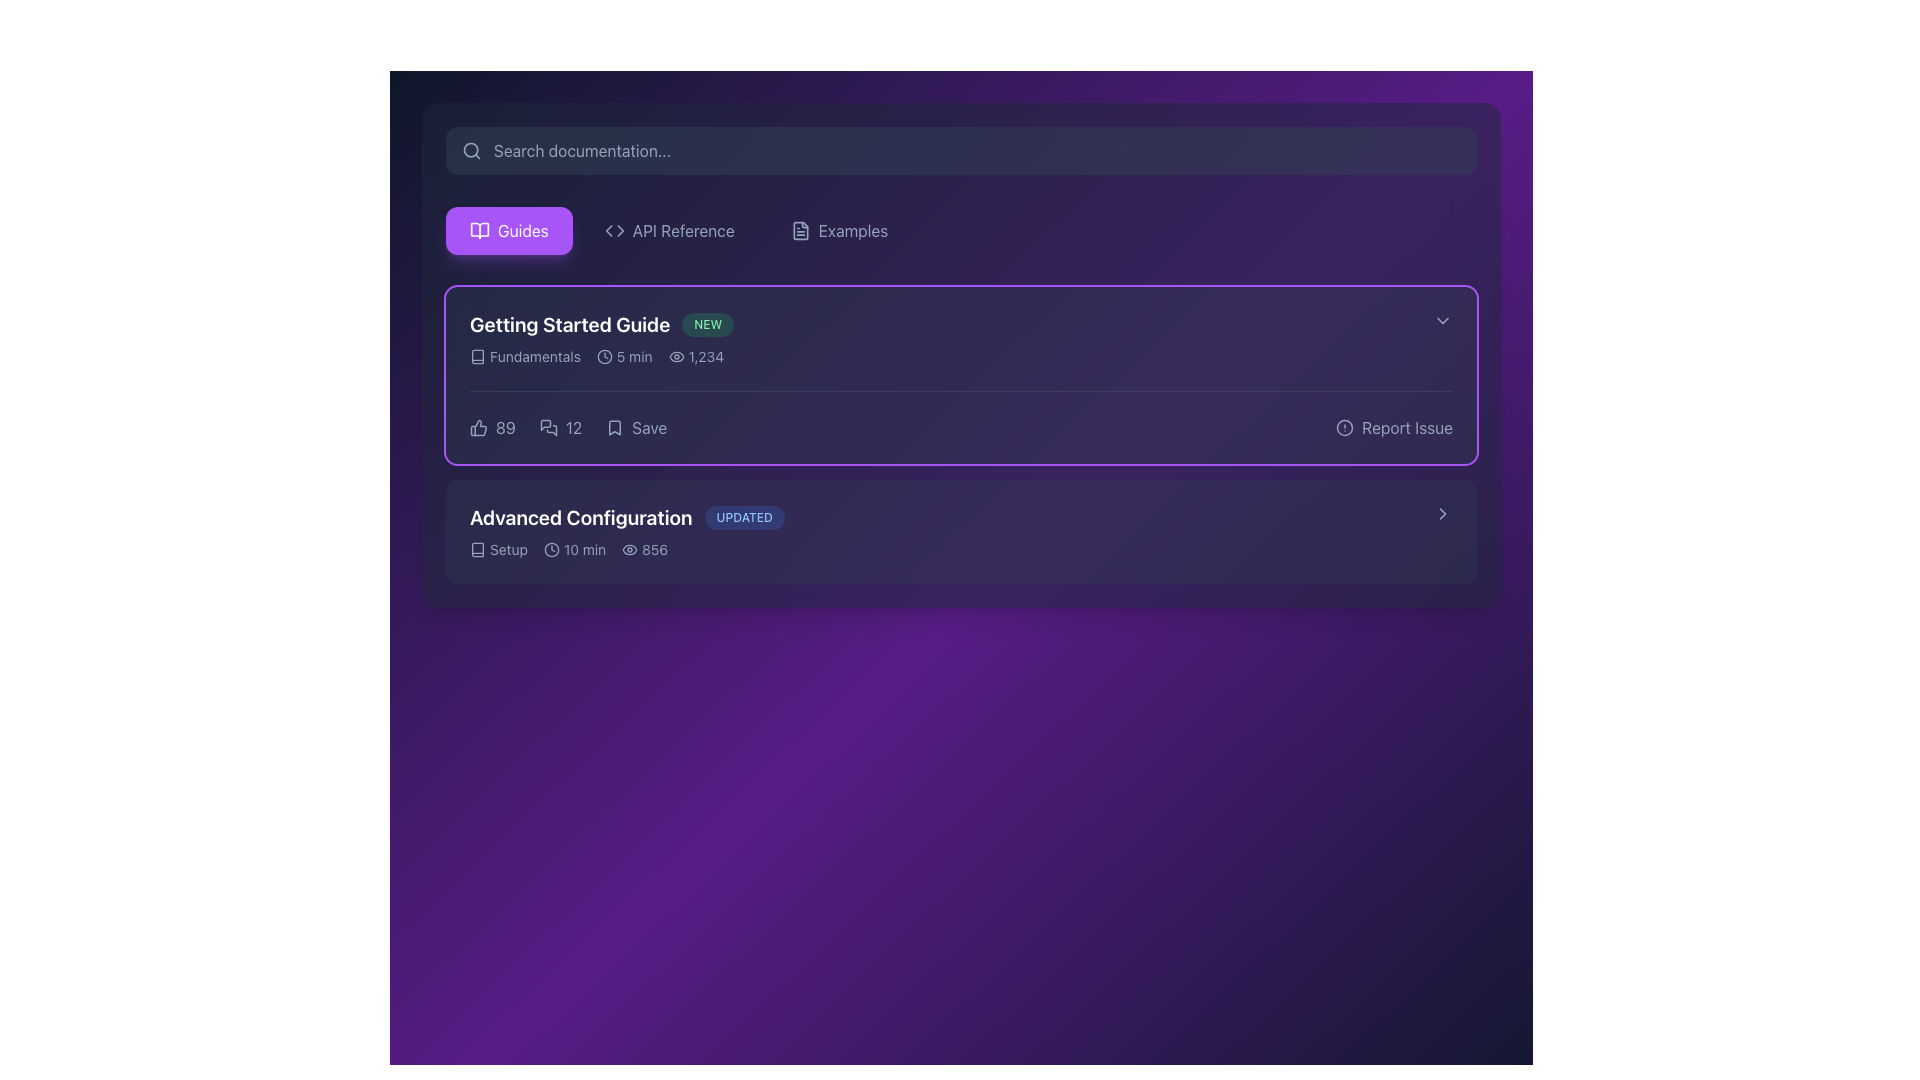  Describe the element at coordinates (480, 230) in the screenshot. I see `the 'Guides' icon located in the left sidebar navigation menu, which is visually represented by a purple button aiding in documentation or tutorial material` at that location.